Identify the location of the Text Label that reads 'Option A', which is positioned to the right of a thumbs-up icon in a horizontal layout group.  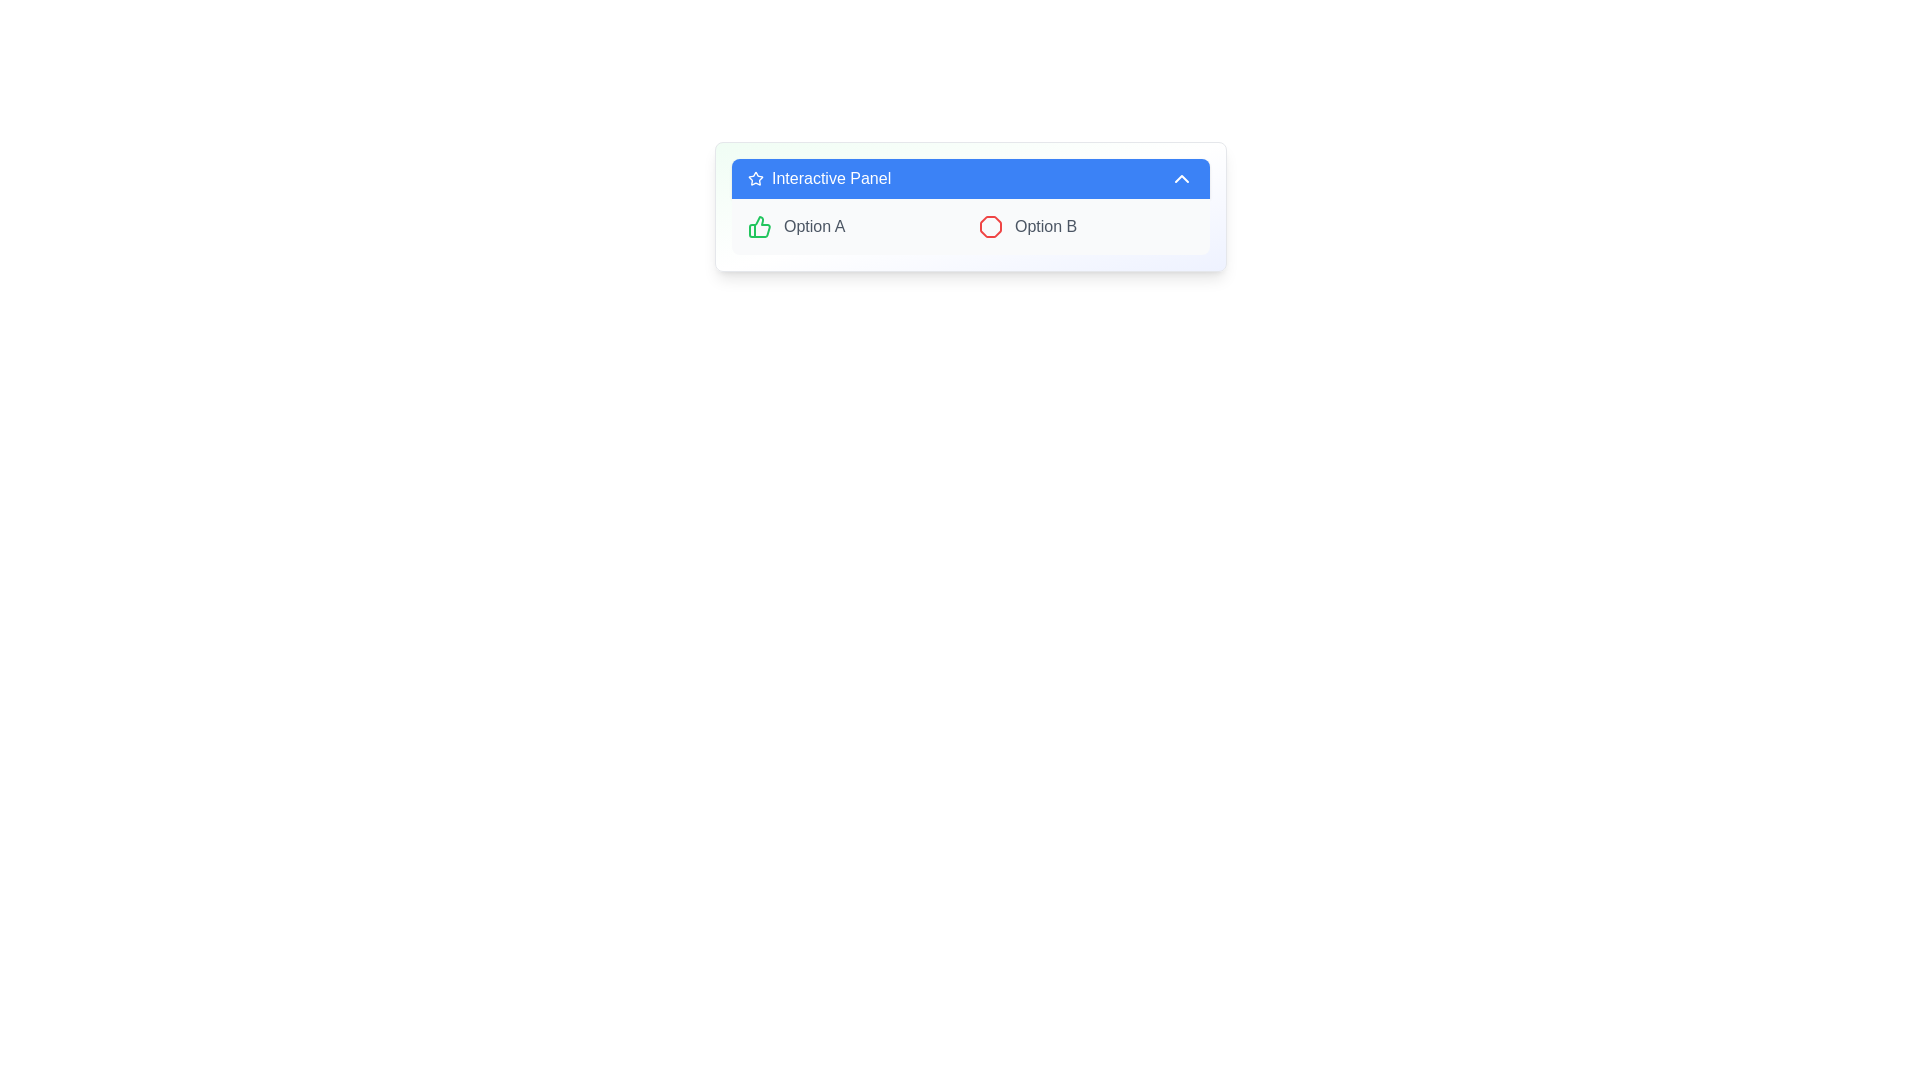
(814, 226).